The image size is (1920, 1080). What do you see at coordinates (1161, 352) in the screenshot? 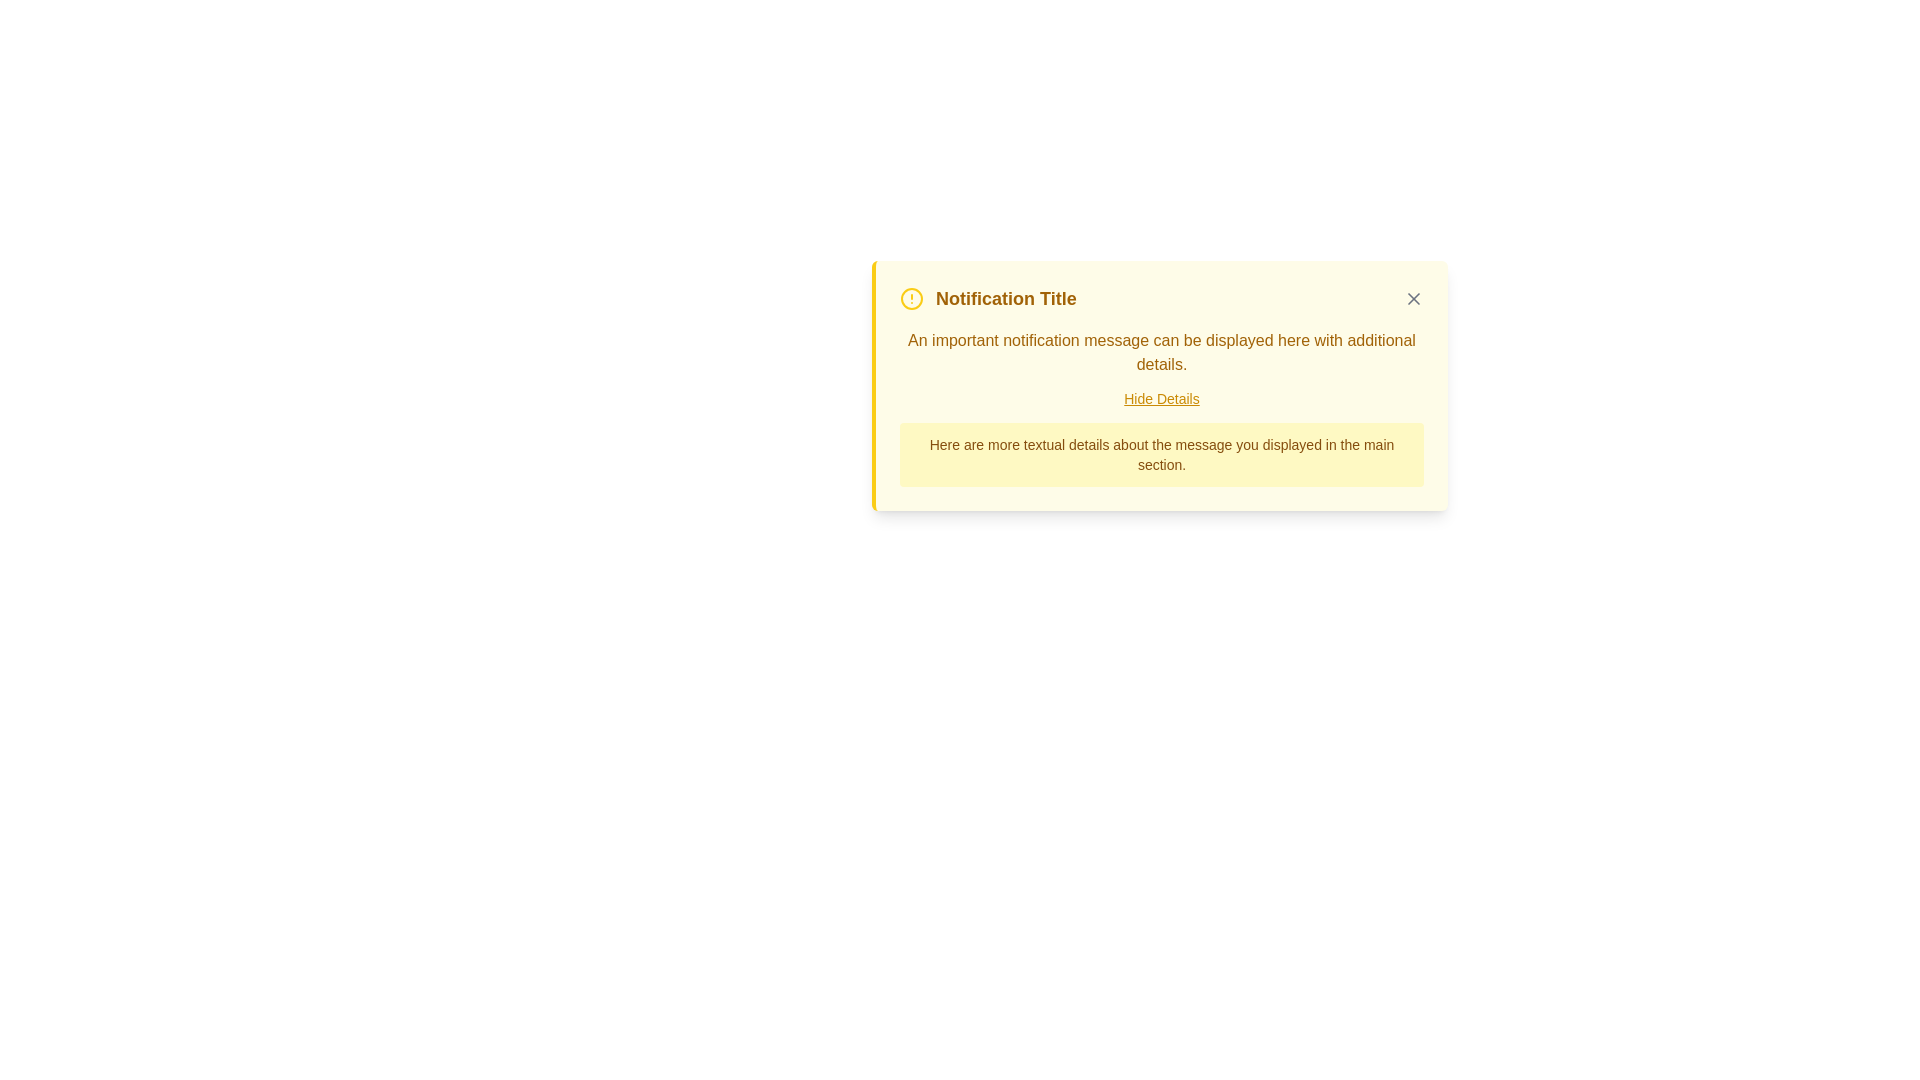
I see `the Informative Text Block that contains the message 'An important notification message can be displayed here with additional details.', which is styled with a yellowish color and located under the title 'Notification Title' in a yellow bordered notification card` at bounding box center [1161, 352].